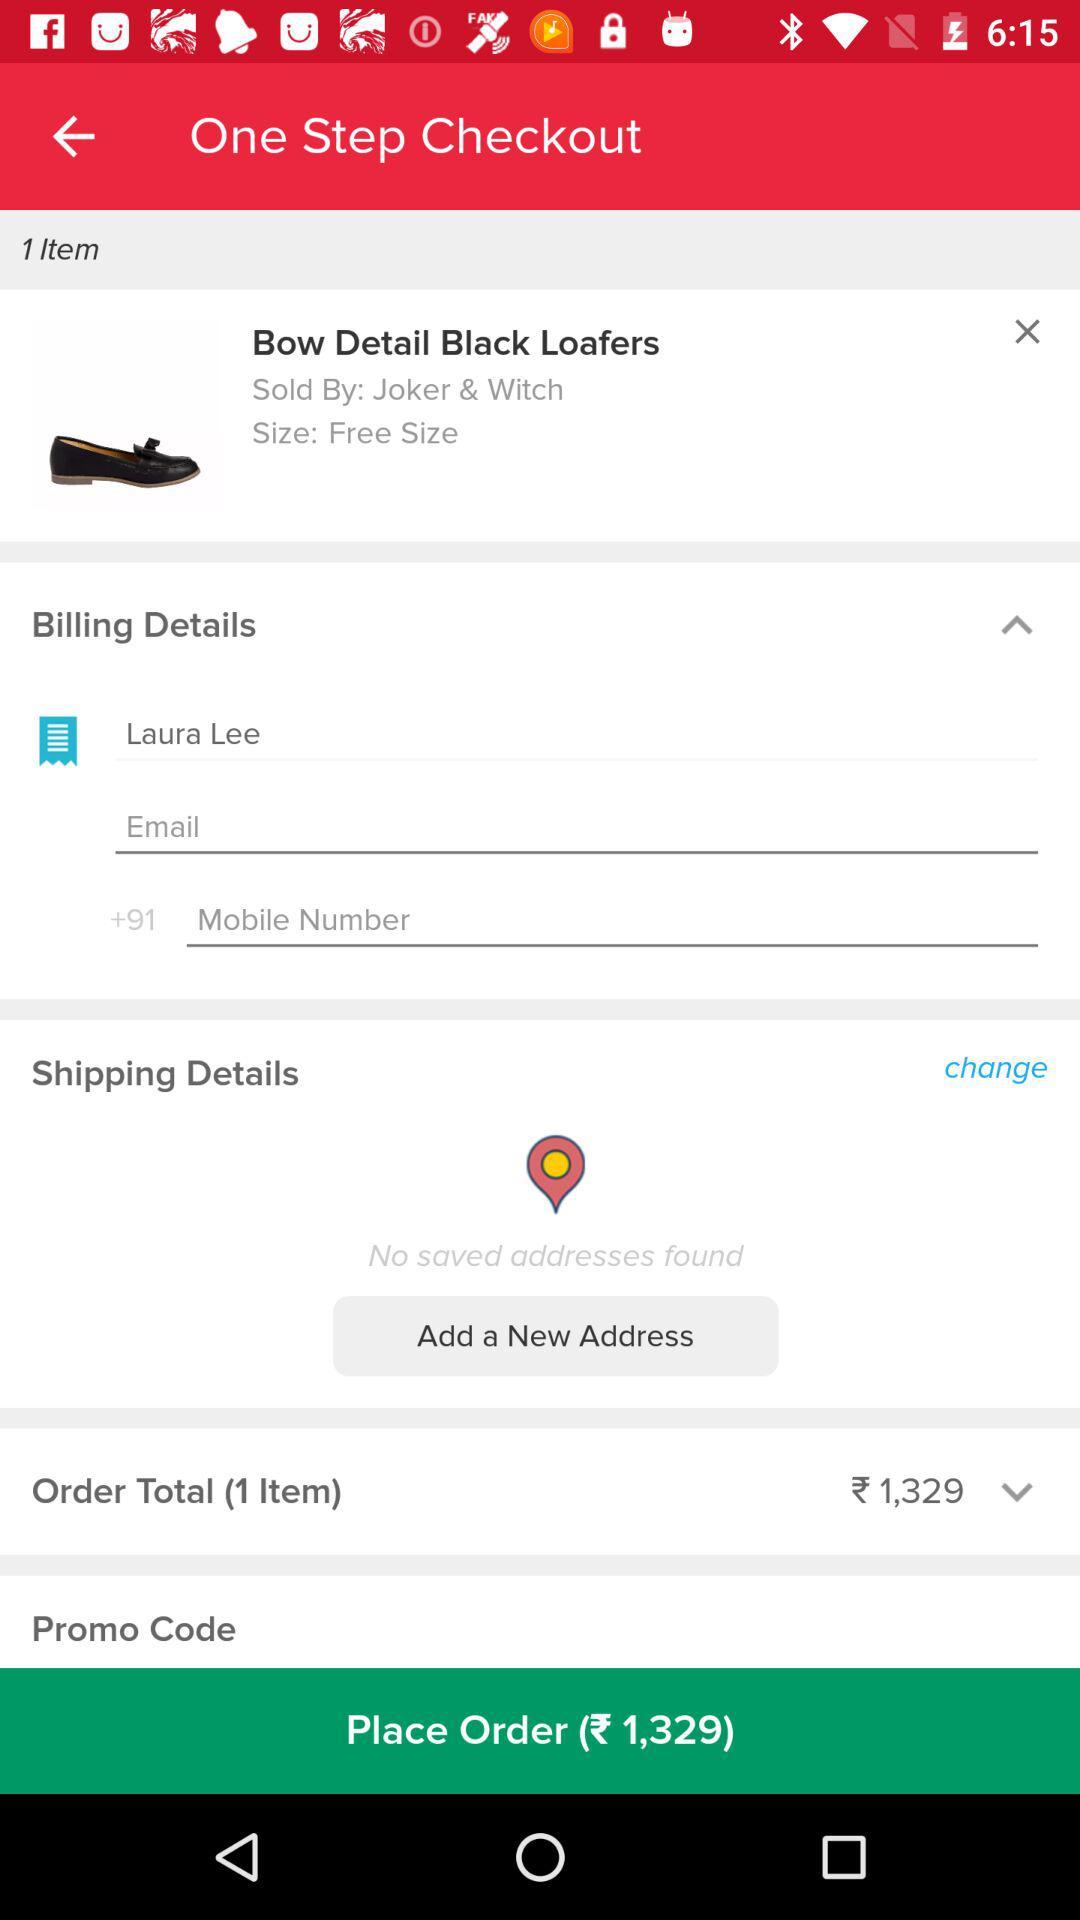  Describe the element at coordinates (576, 828) in the screenshot. I see `email address` at that location.